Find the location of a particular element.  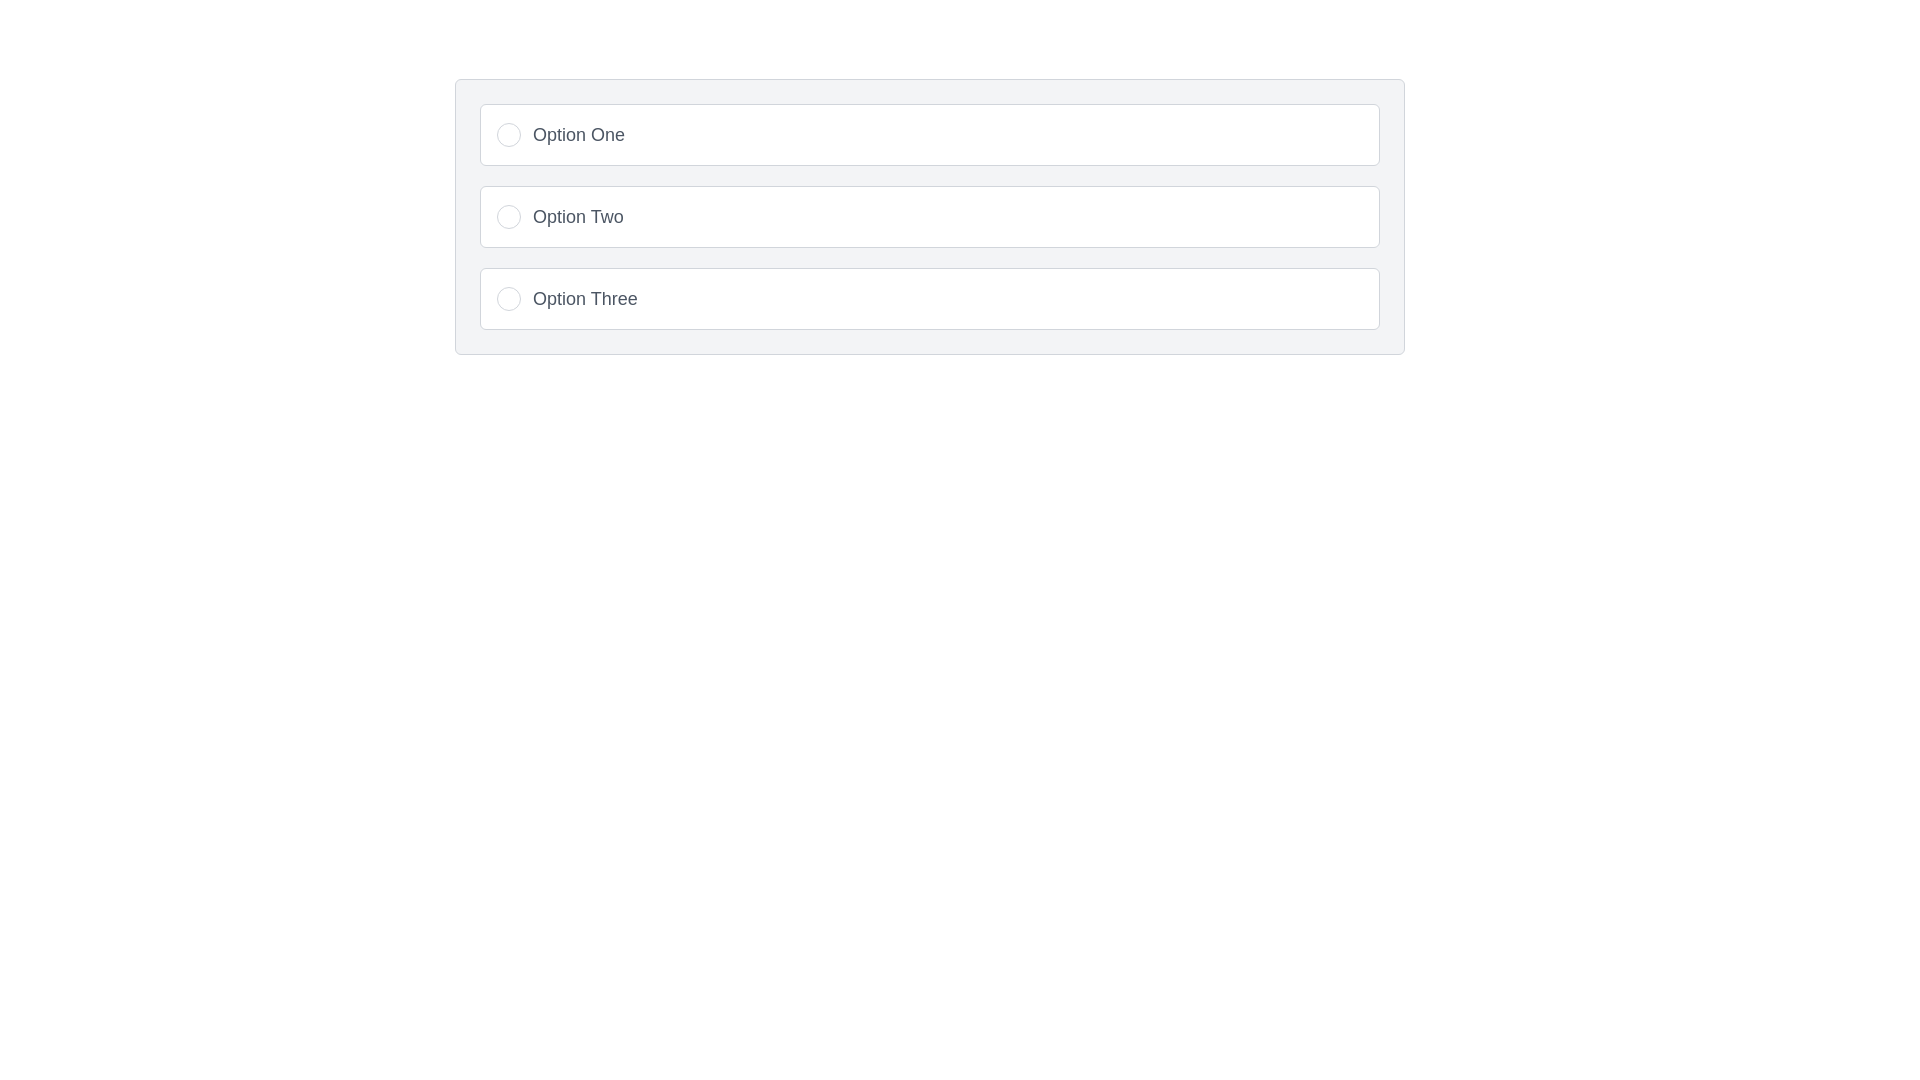

the text label displaying 'Option Three', which is styled in a gray, medium-sized font and is located as the last option in a vertically organized list of selectable options is located at coordinates (584, 299).